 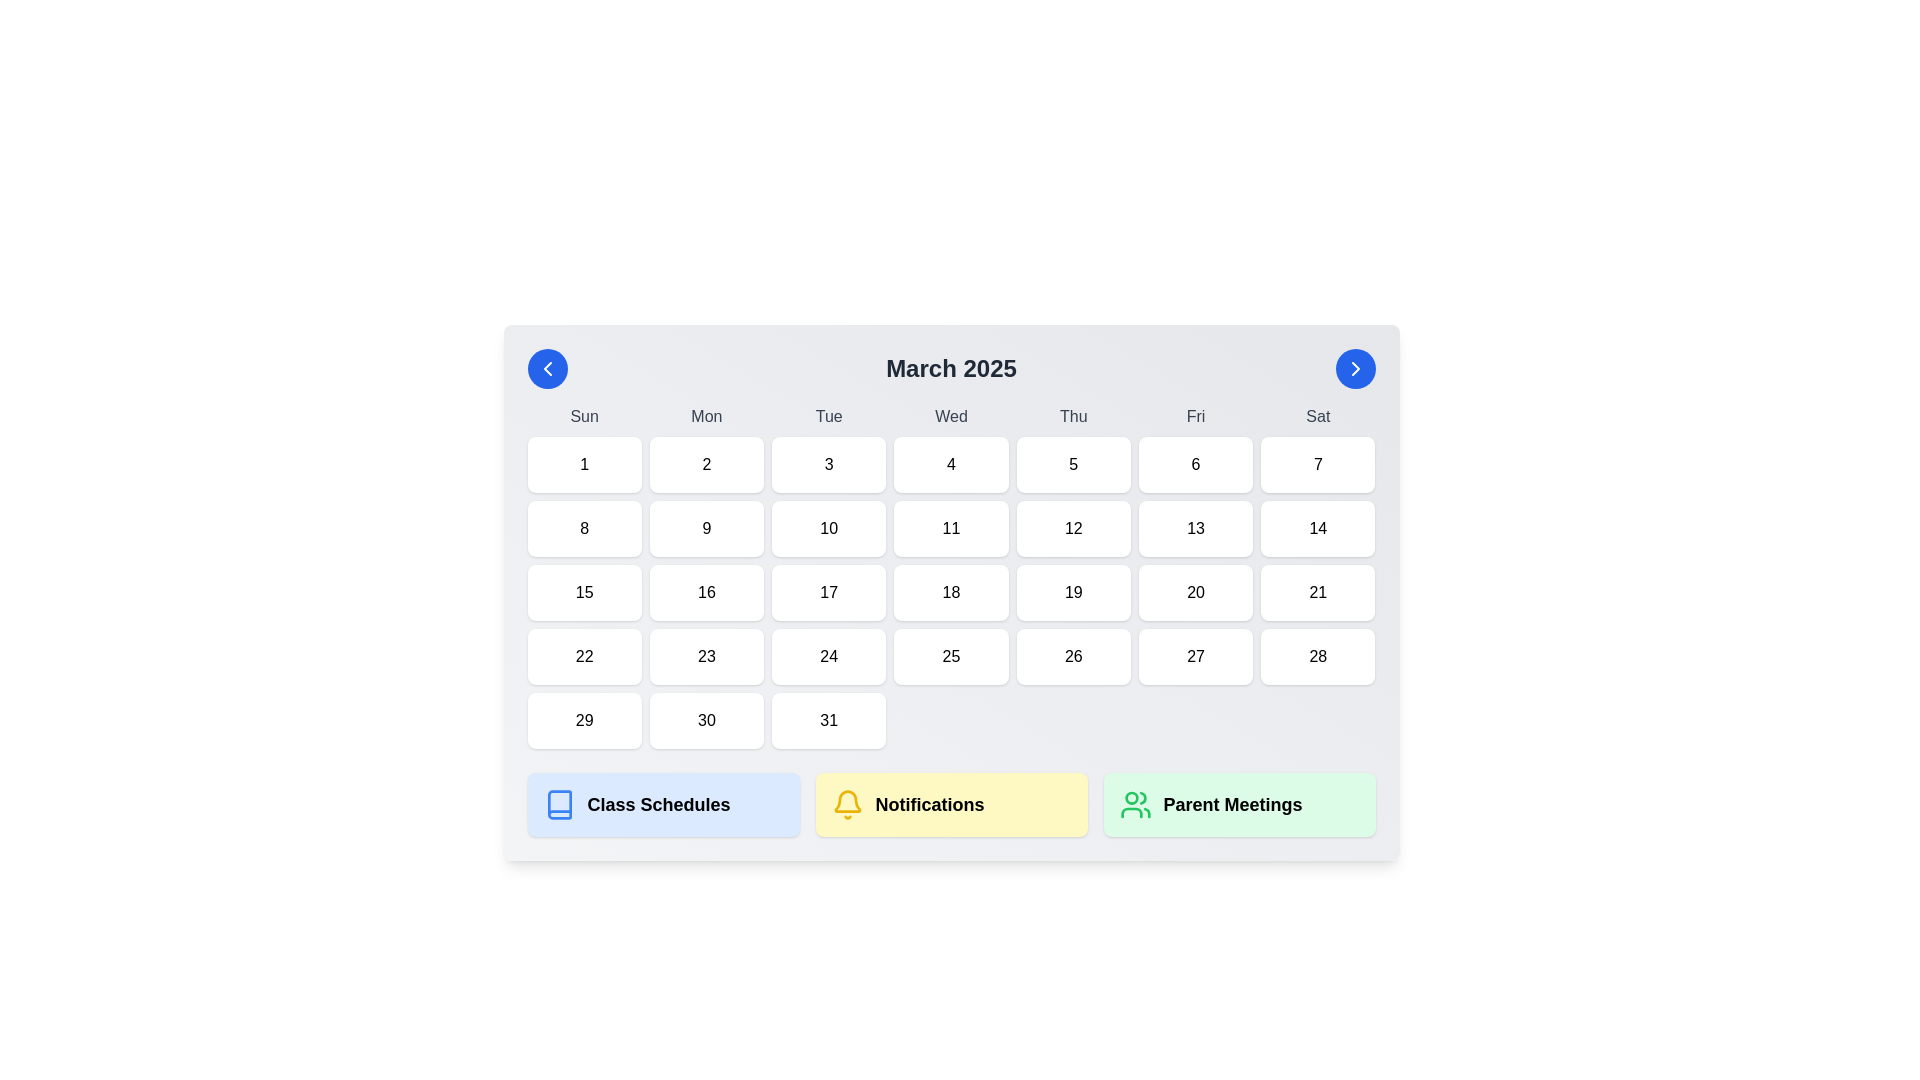 I want to click on to select the date represented by the Date cell in the bottom-left corner of the March 2025 calendar grid under the 'Sun' column, so click(x=583, y=721).